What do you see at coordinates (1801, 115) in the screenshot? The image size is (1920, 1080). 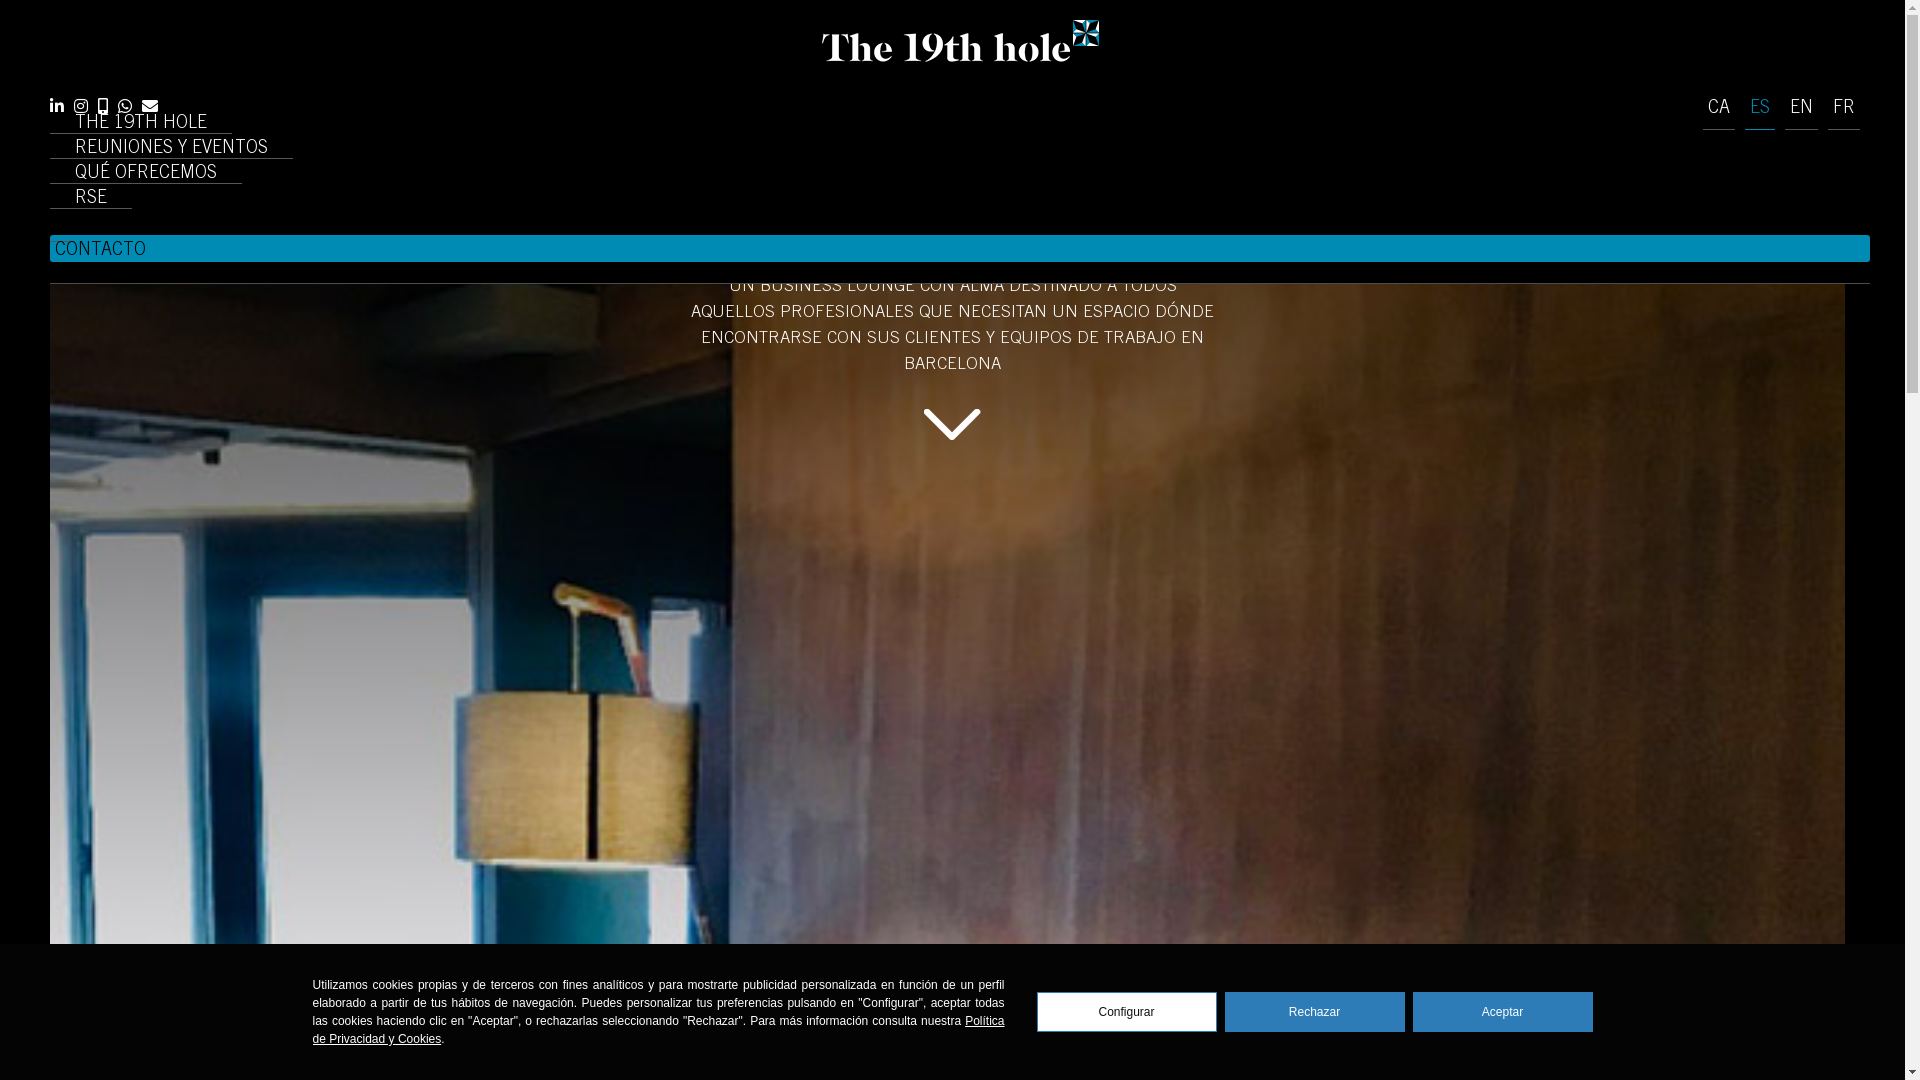 I see `'EN'` at bounding box center [1801, 115].